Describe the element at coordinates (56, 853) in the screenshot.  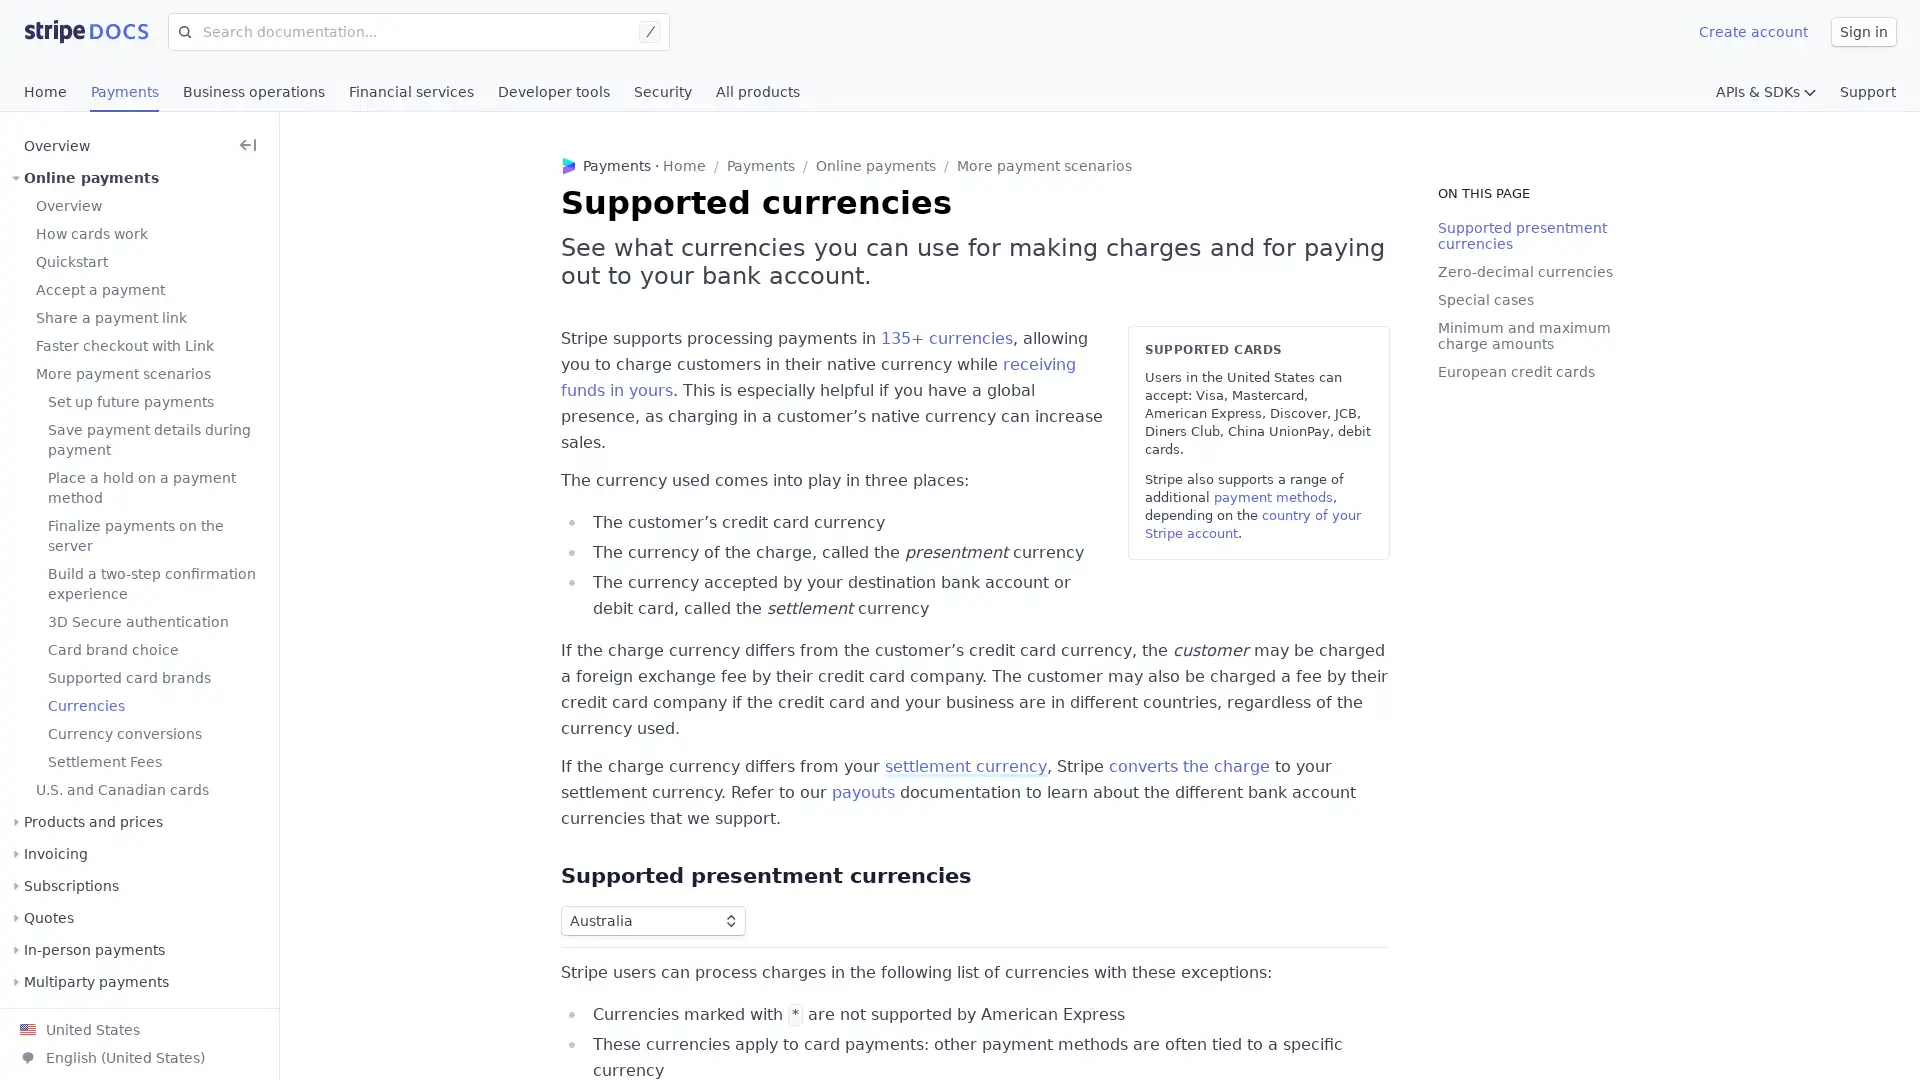
I see `Invoicing` at that location.